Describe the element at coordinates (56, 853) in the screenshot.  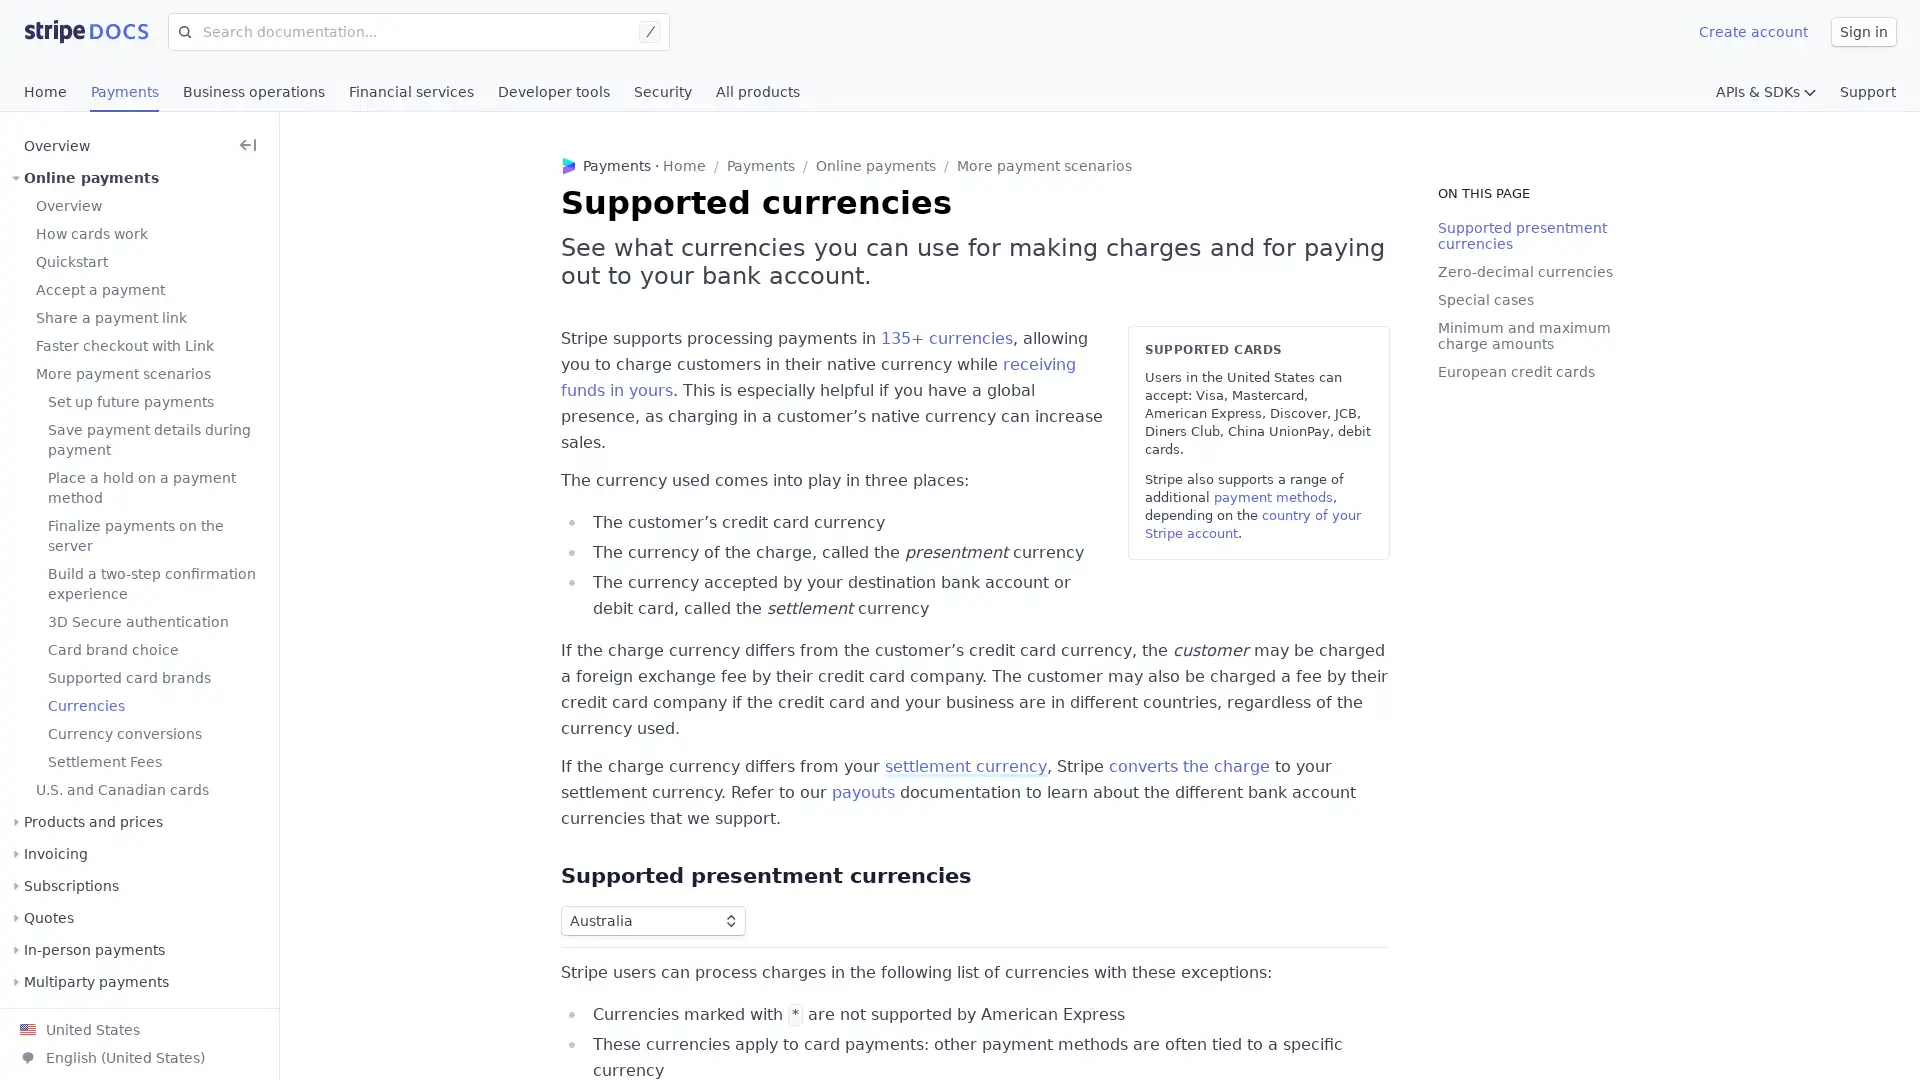
I see `Invoicing` at that location.